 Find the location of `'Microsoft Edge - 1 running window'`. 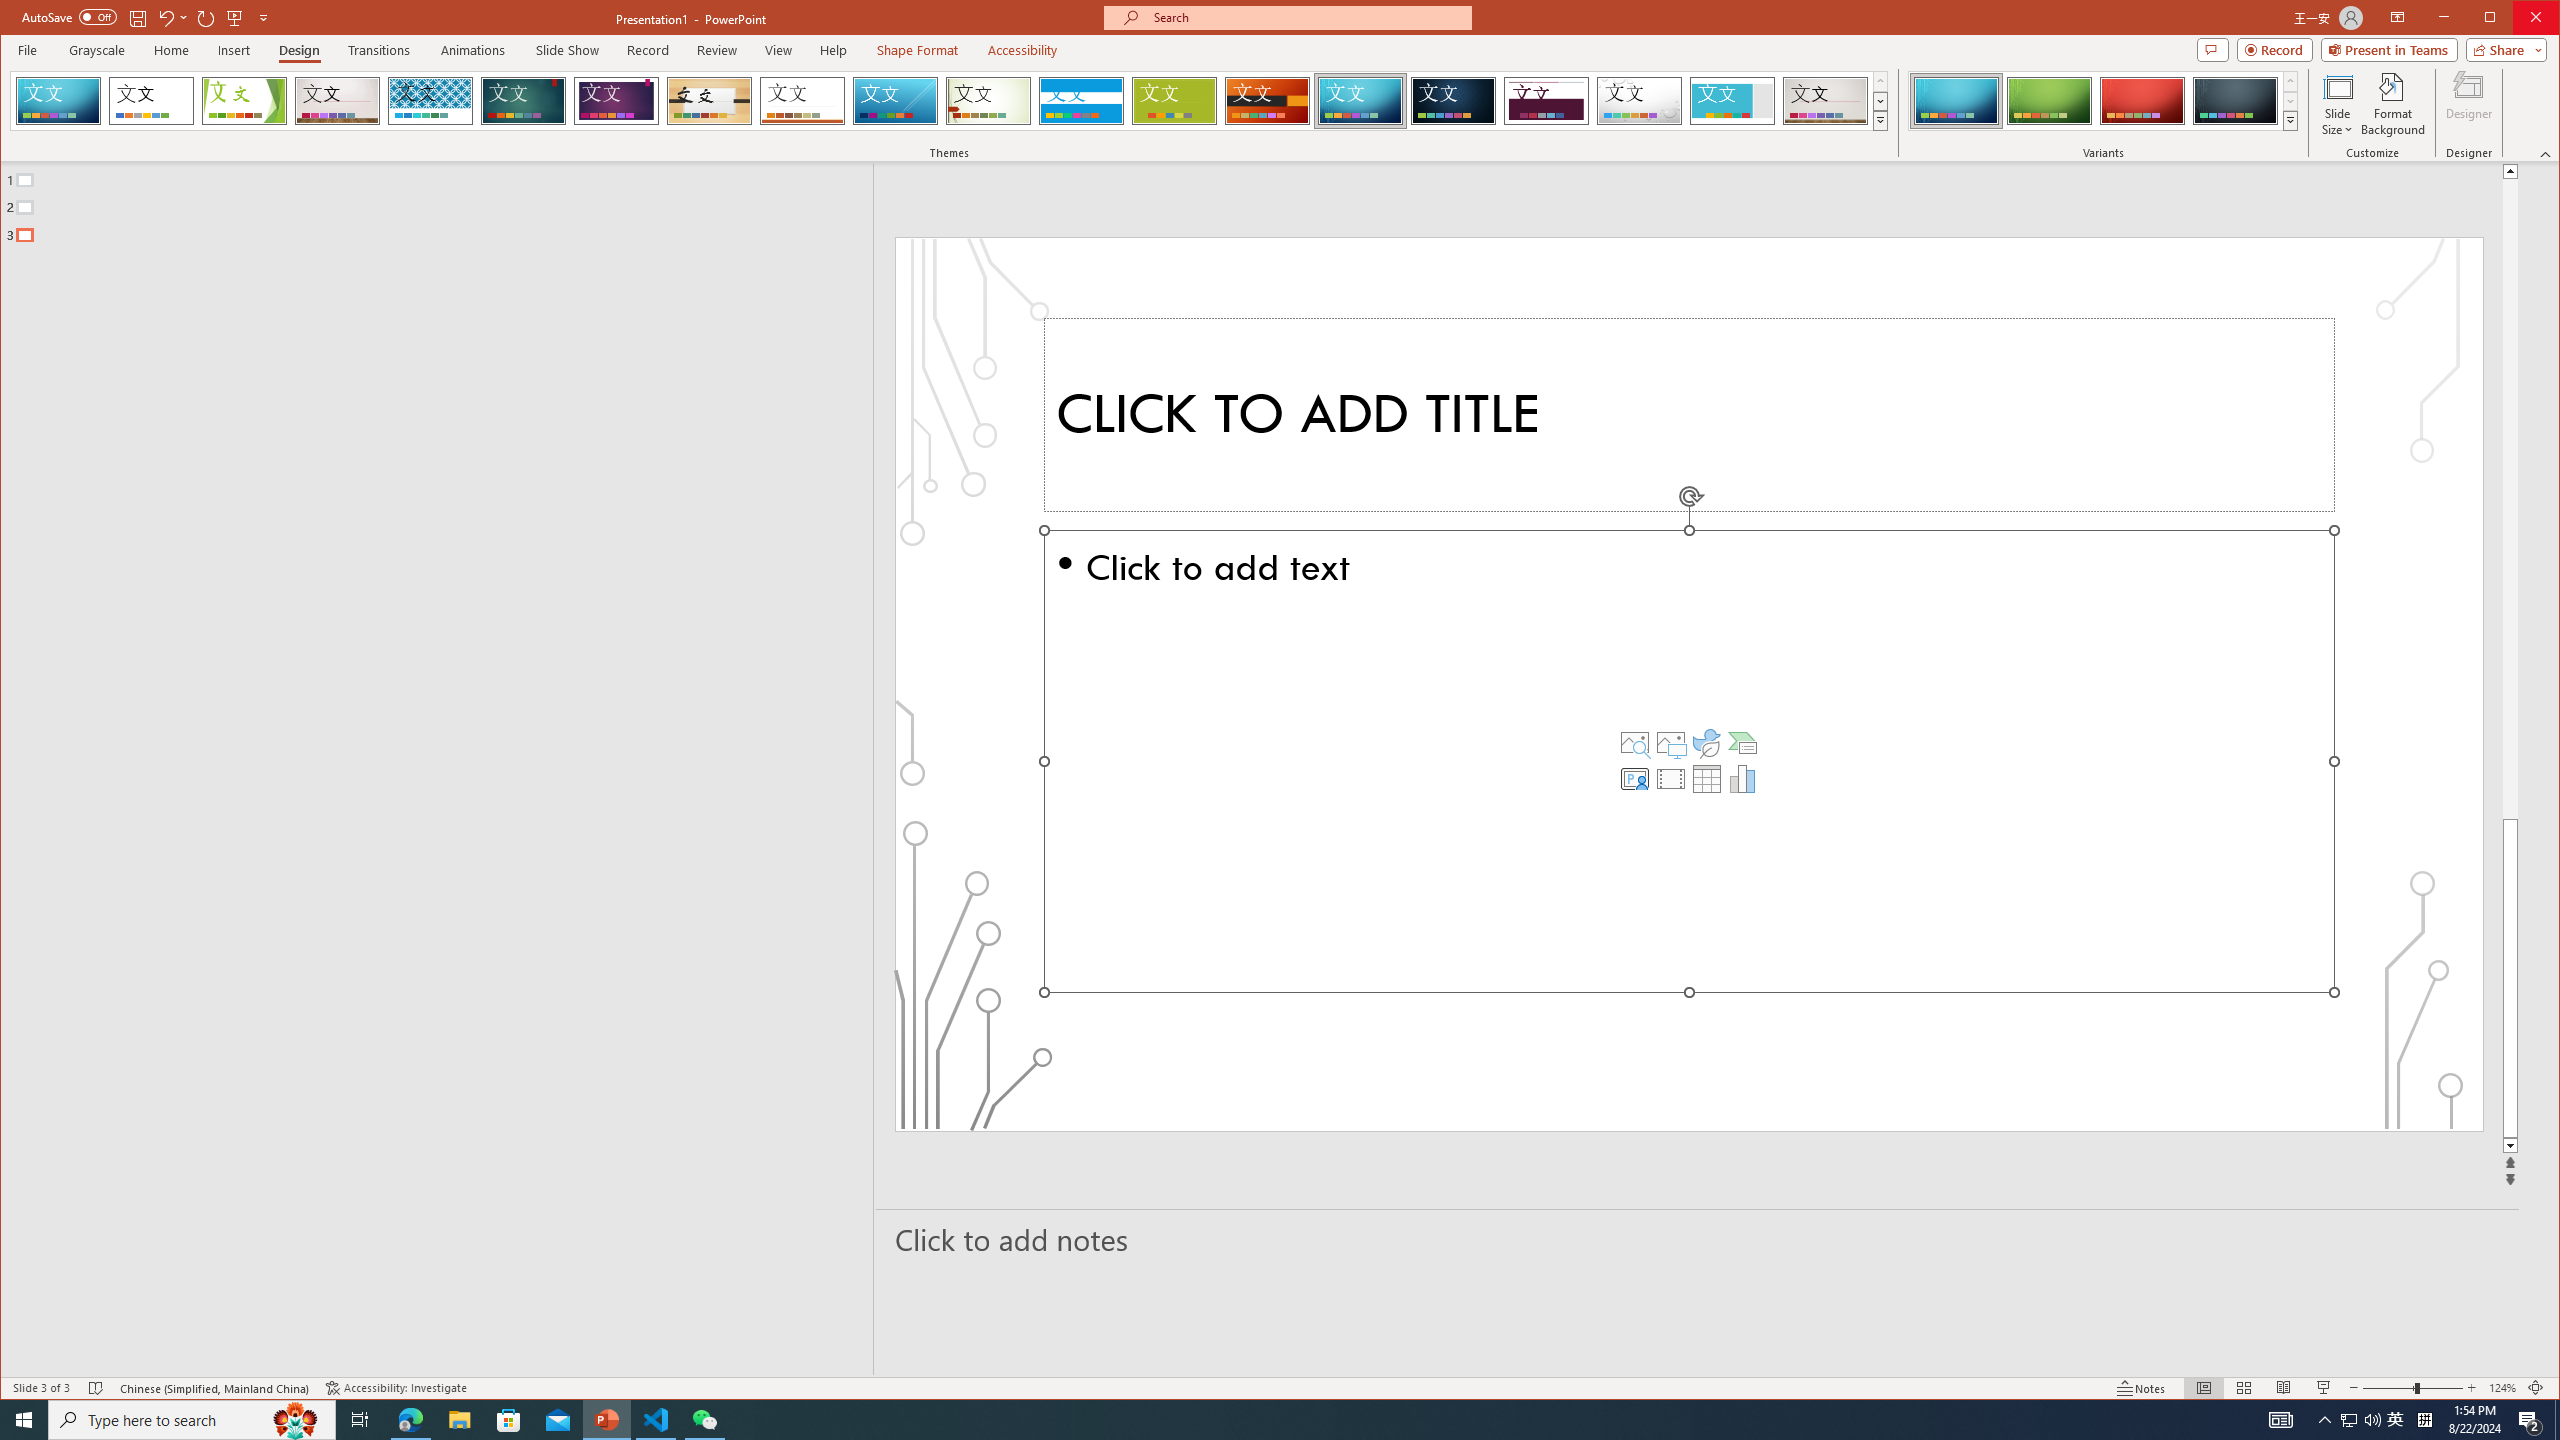

'Microsoft Edge - 1 running window' is located at coordinates (409, 1418).